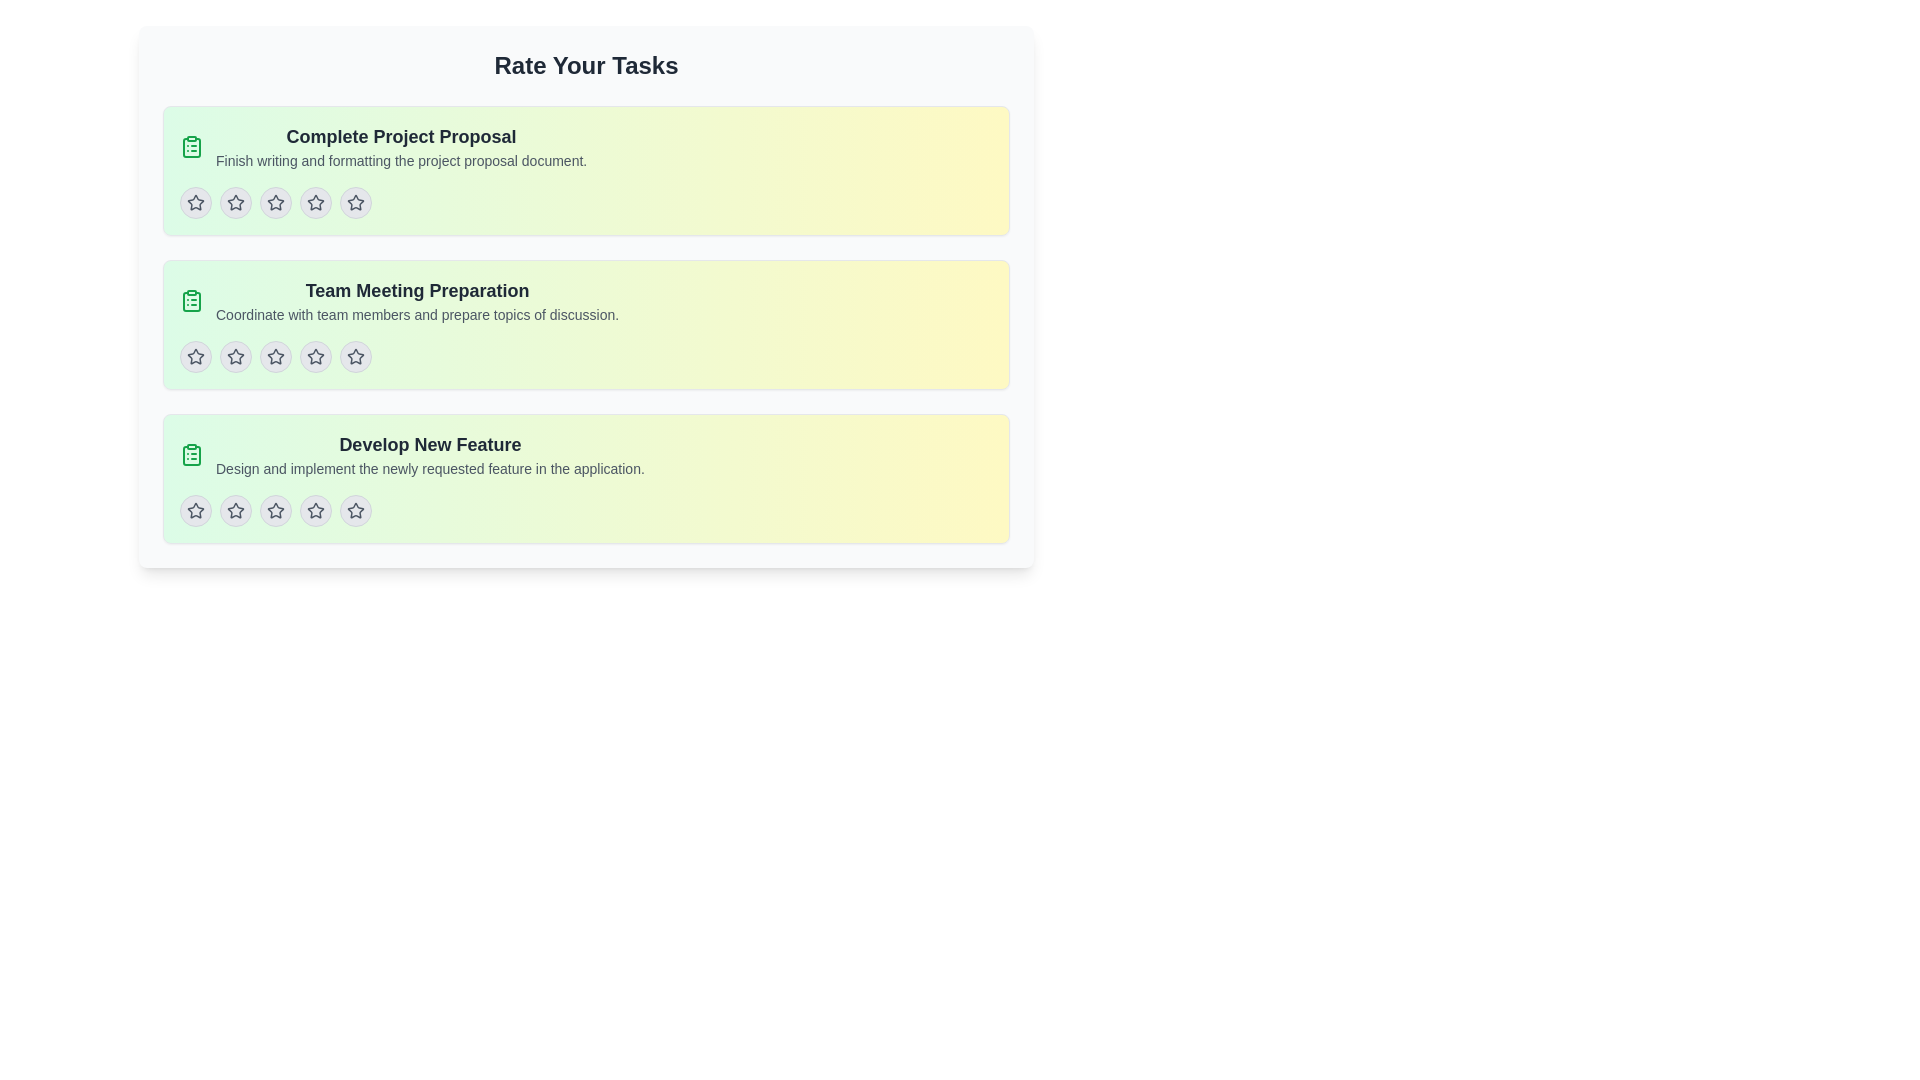 The height and width of the screenshot is (1080, 1920). Describe the element at coordinates (416, 290) in the screenshot. I see `the static text label titled 'Team Meeting Preparation' which serves as the main title for its row in the vertically structured list` at that location.